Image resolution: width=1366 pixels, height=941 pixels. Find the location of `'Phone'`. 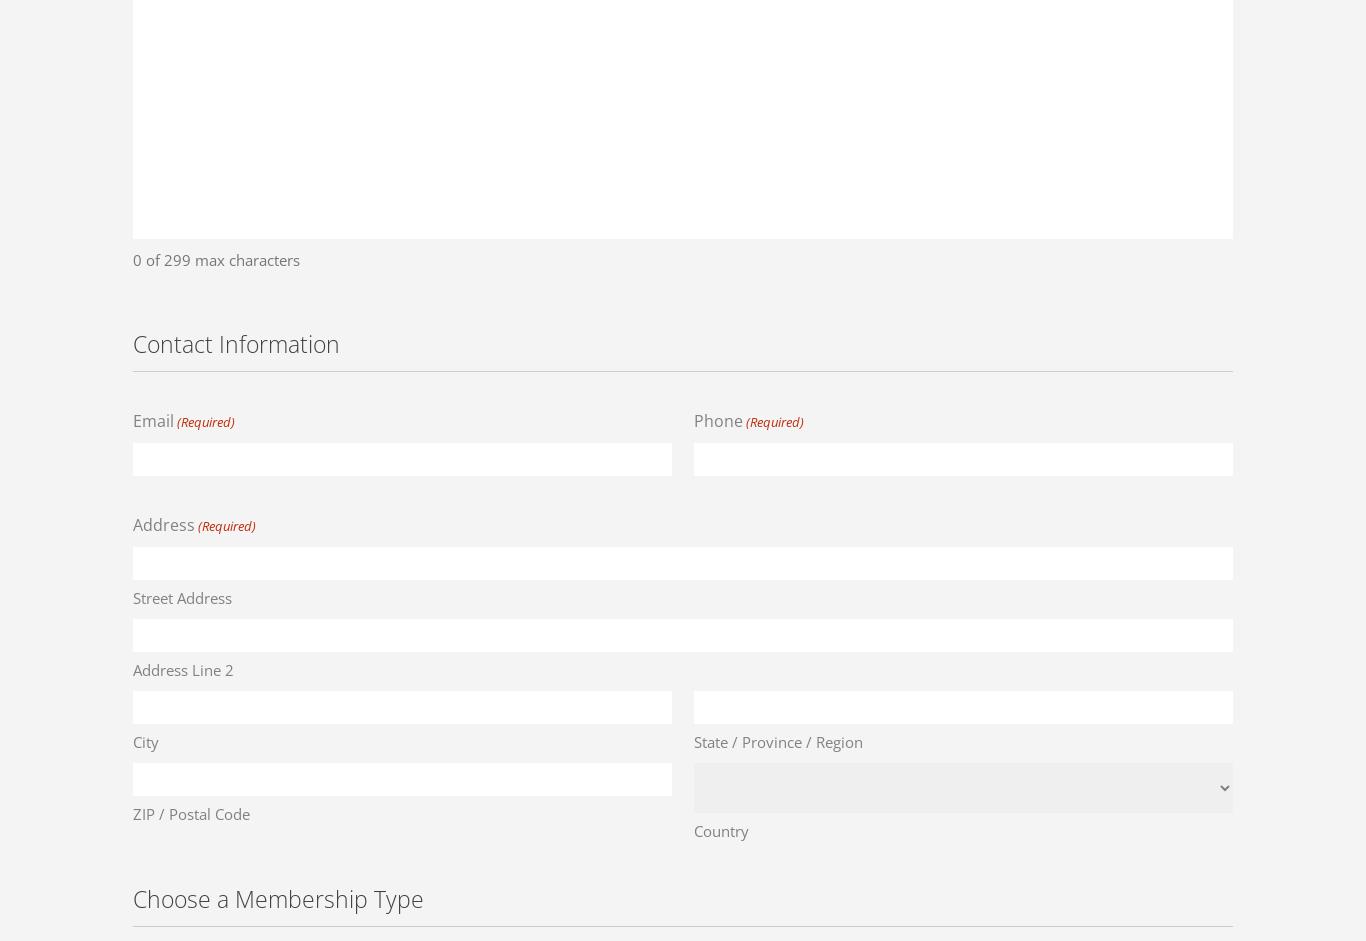

'Phone' is located at coordinates (694, 418).